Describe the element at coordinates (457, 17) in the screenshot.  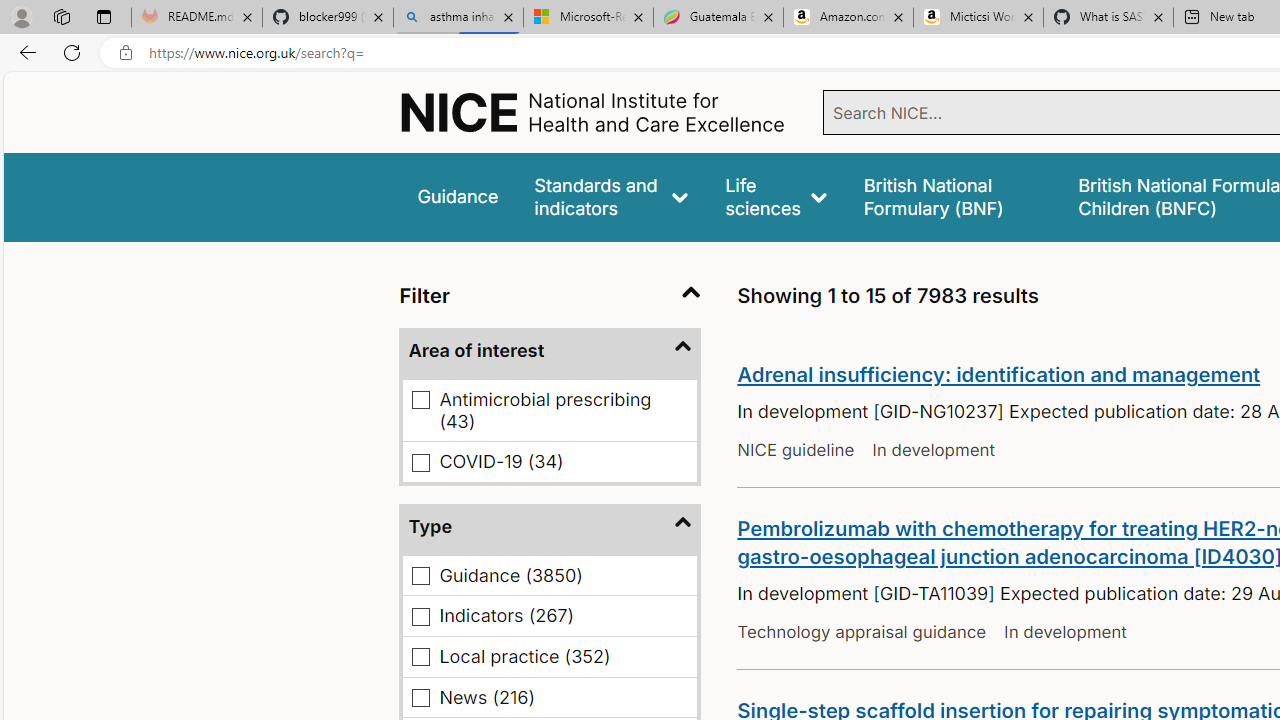
I see `'asthma inhaler - Search'` at that location.